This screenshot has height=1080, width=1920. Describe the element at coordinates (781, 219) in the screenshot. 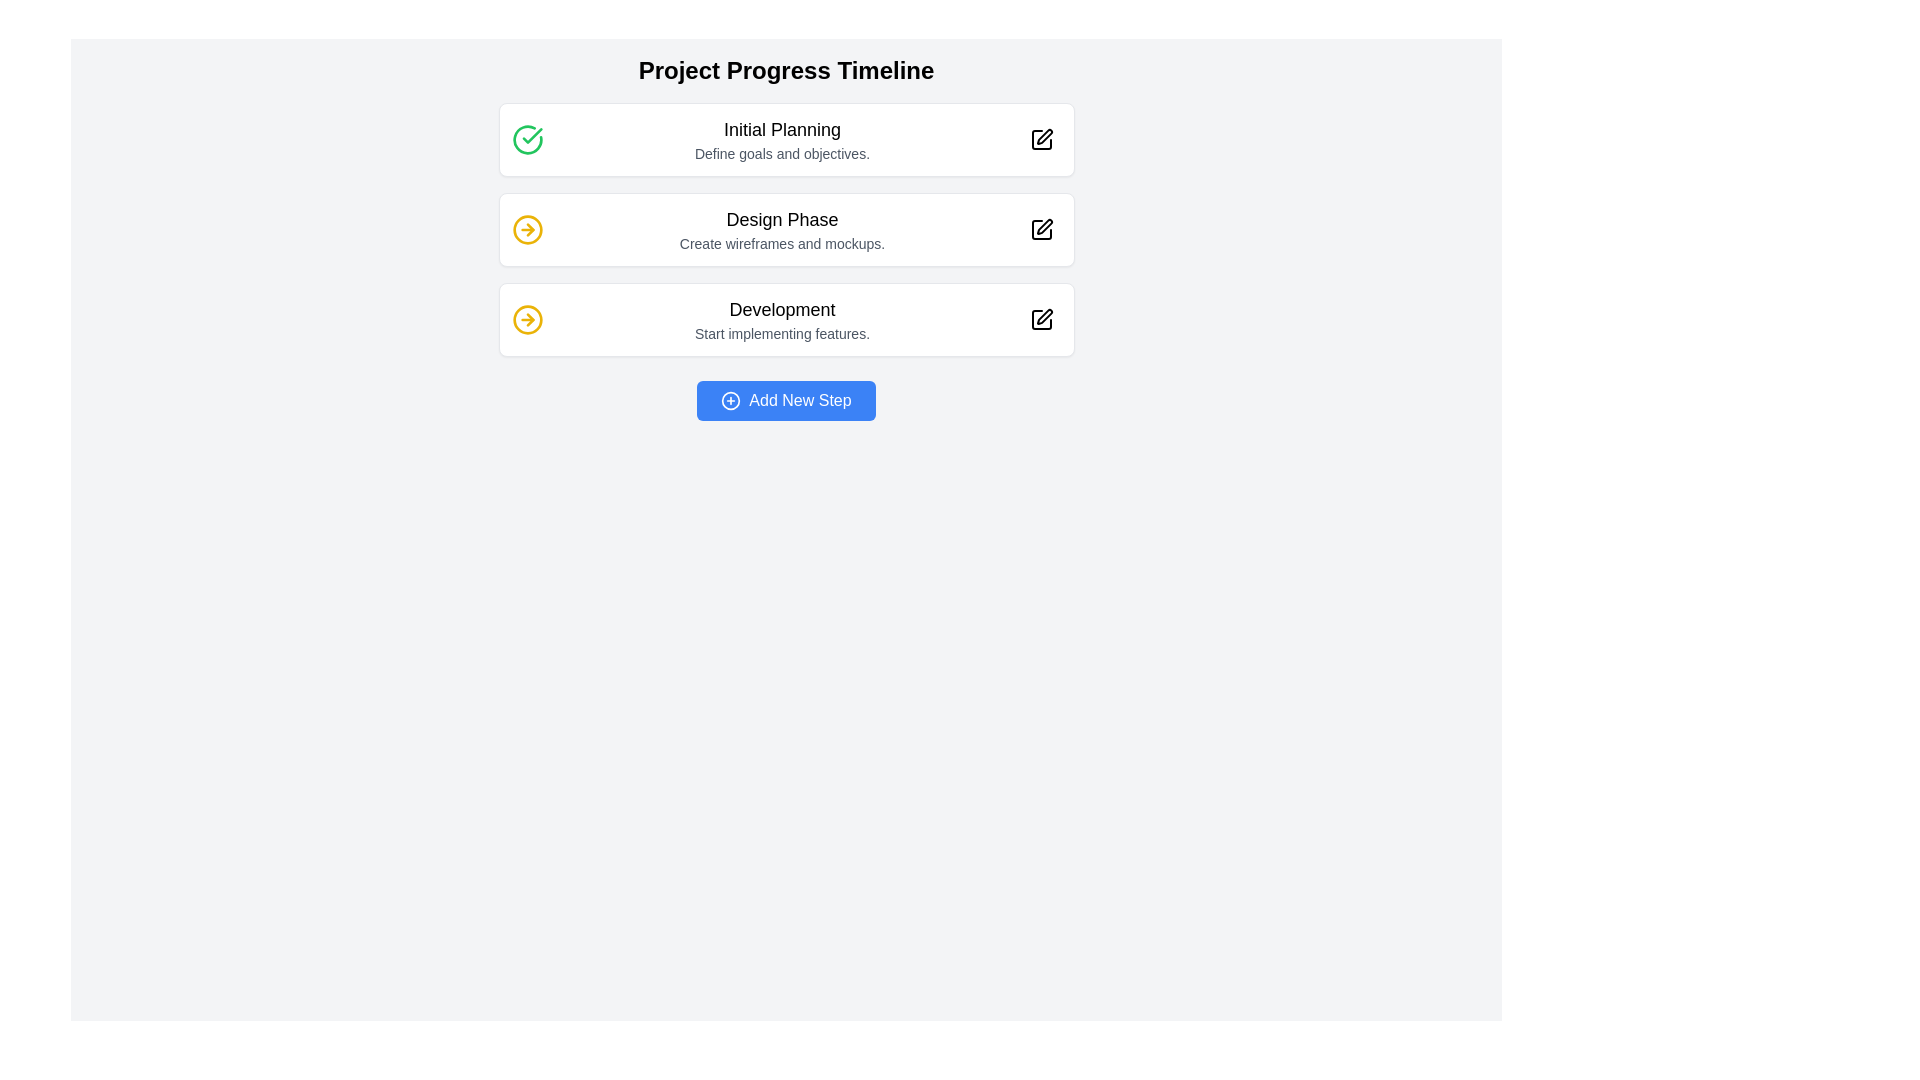

I see `the text label that identifies the current step in the project timeline, specifically within the 'Design Phase' section, located at the coordinates provided` at that location.